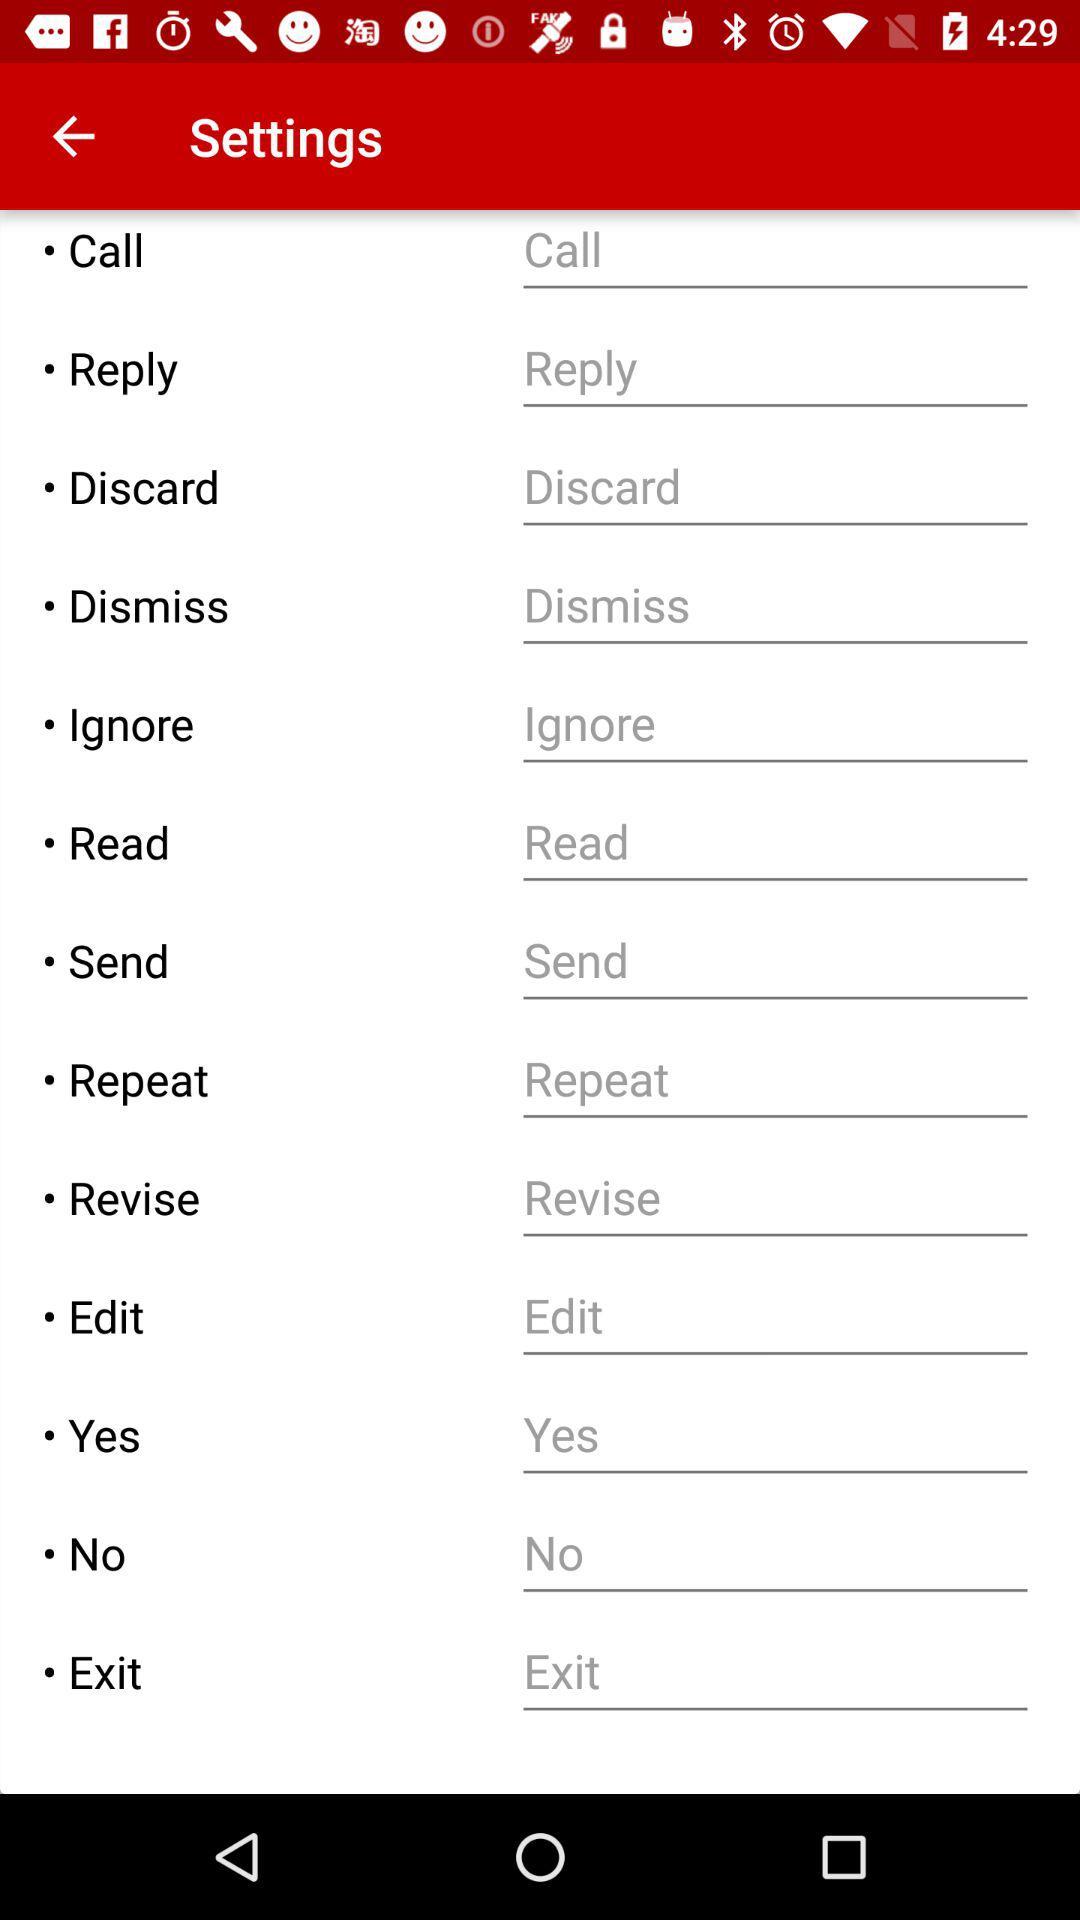 The image size is (1080, 1920). What do you see at coordinates (774, 368) in the screenshot?
I see `setup reply` at bounding box center [774, 368].